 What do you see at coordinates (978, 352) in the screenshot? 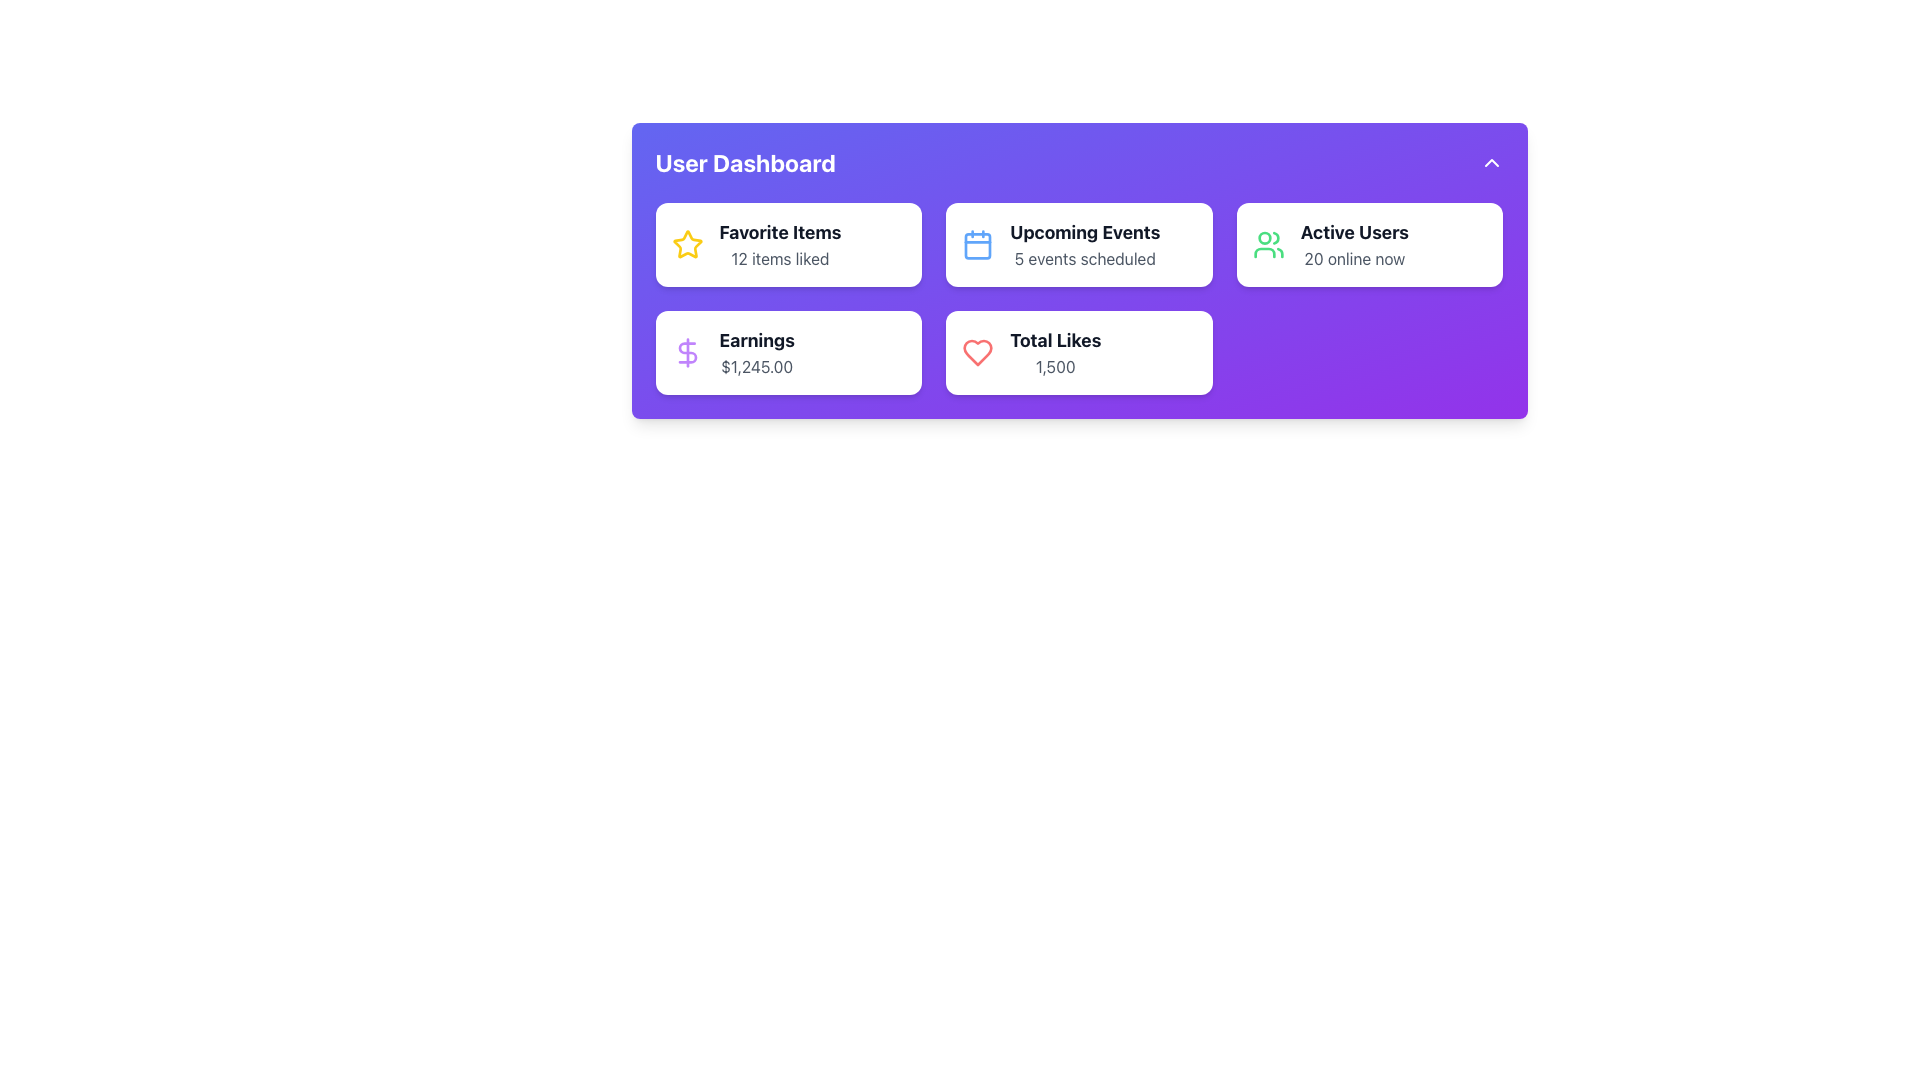
I see `the heart-shaped icon with a red gradient located in the 'Total Likes' card, which signifies the total likes count of 1,500` at bounding box center [978, 352].